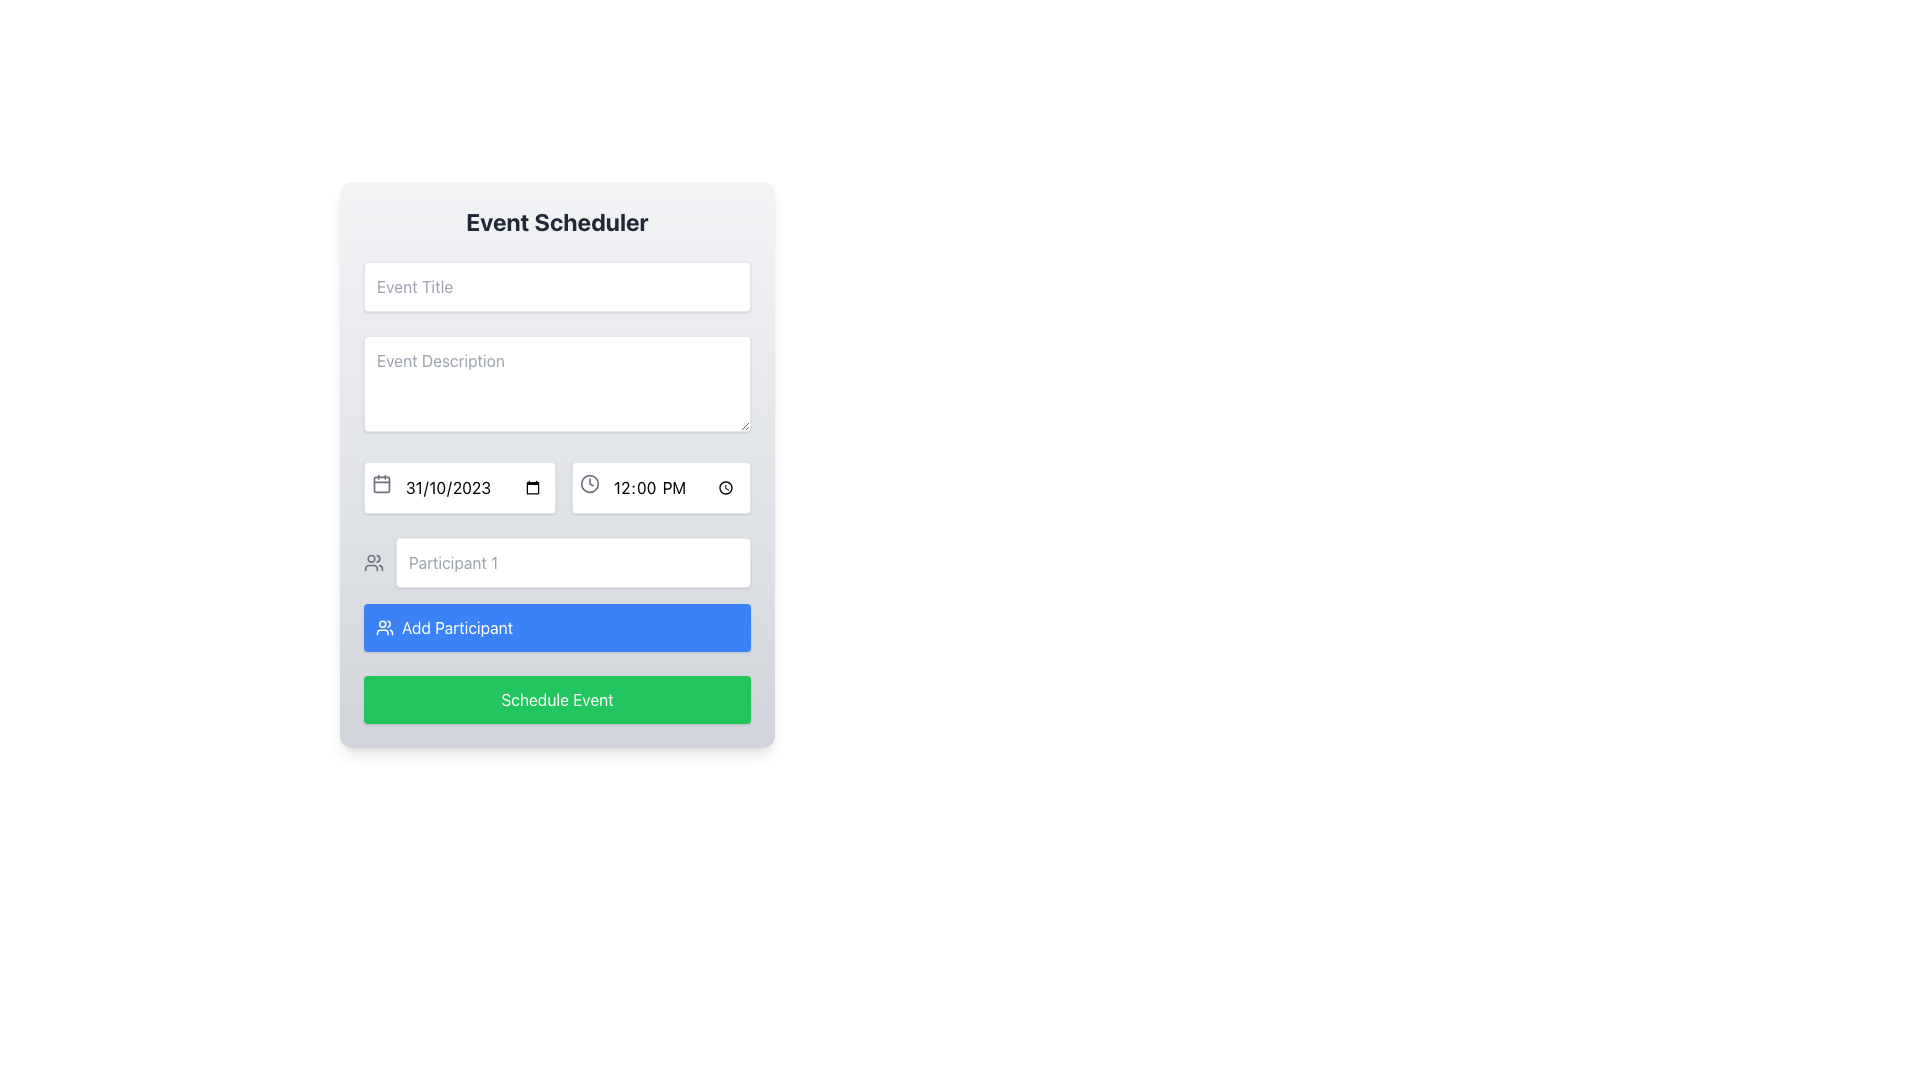  Describe the element at coordinates (374, 563) in the screenshot. I see `the group of users icon, which is a simple, line-based illustration styled in gray, positioned to the left of the 'Add Participant' button` at that location.